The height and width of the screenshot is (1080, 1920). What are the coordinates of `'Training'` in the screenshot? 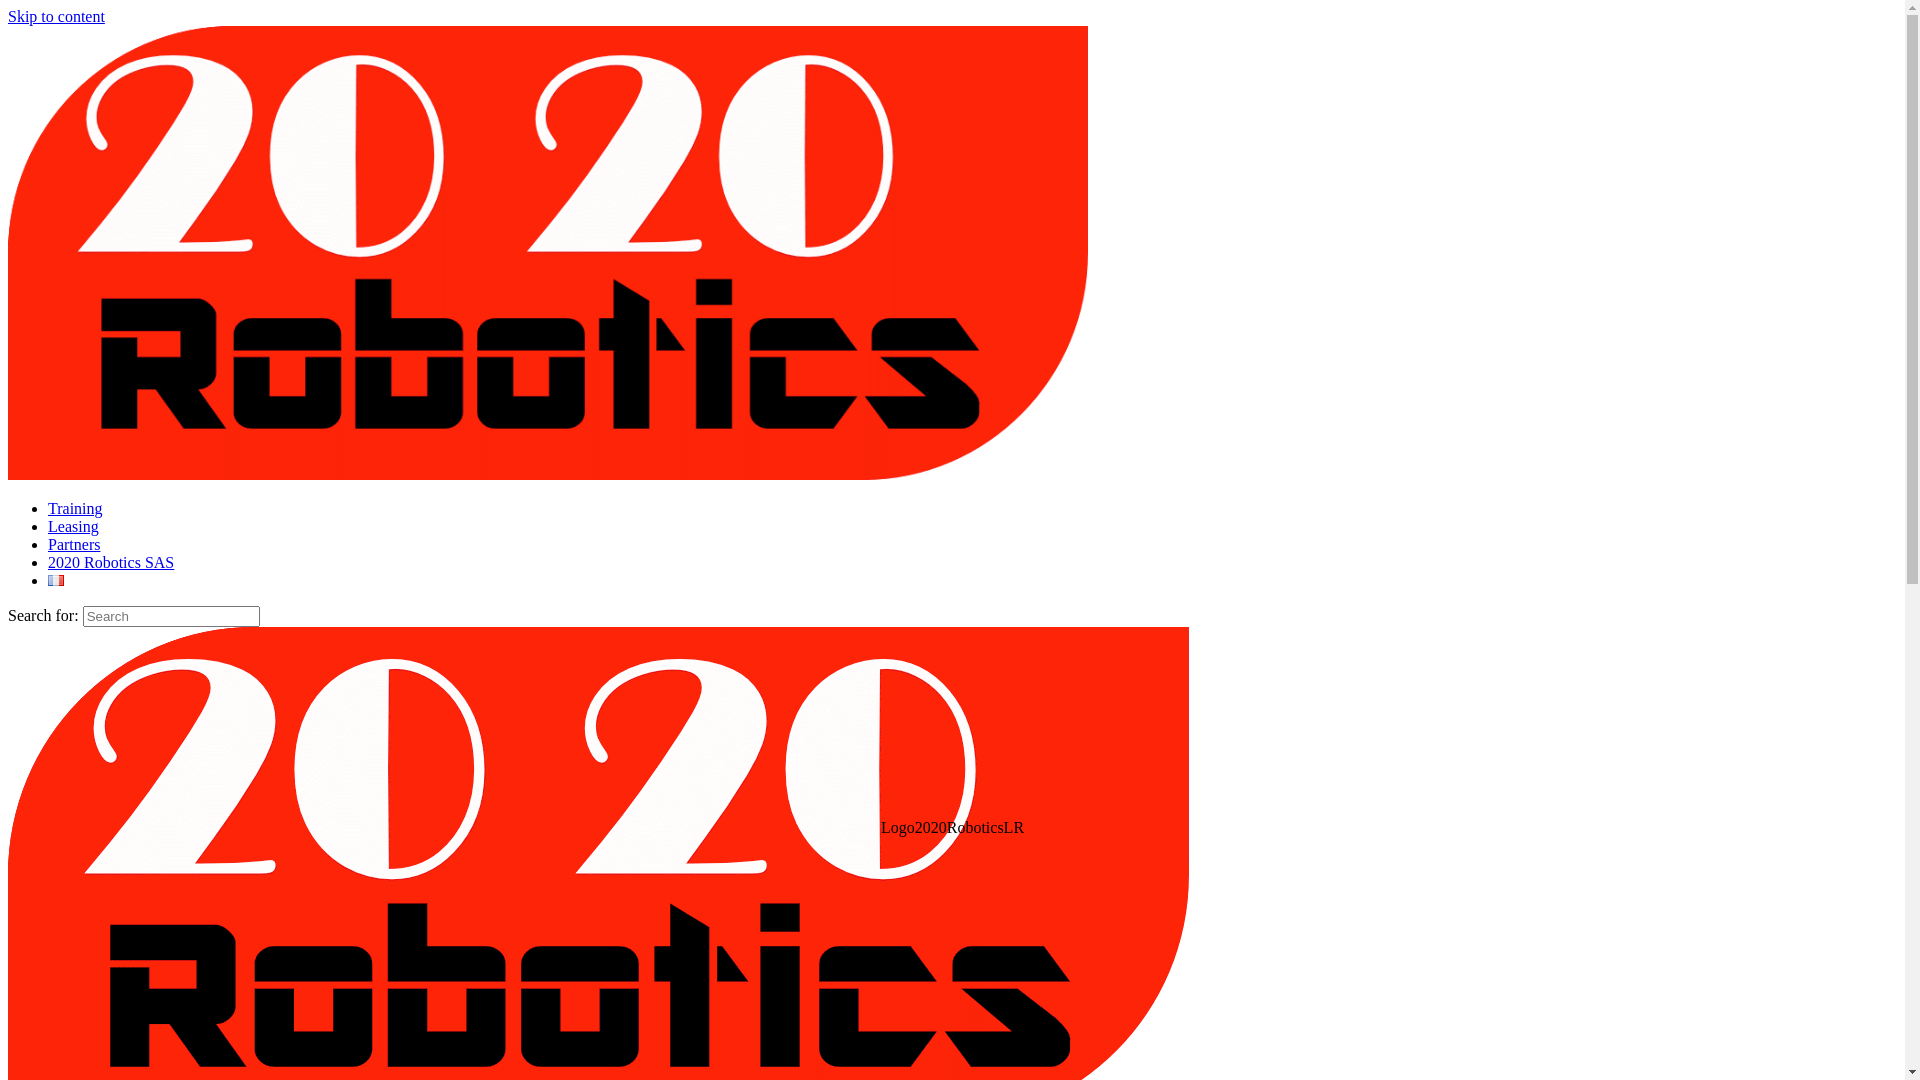 It's located at (48, 507).